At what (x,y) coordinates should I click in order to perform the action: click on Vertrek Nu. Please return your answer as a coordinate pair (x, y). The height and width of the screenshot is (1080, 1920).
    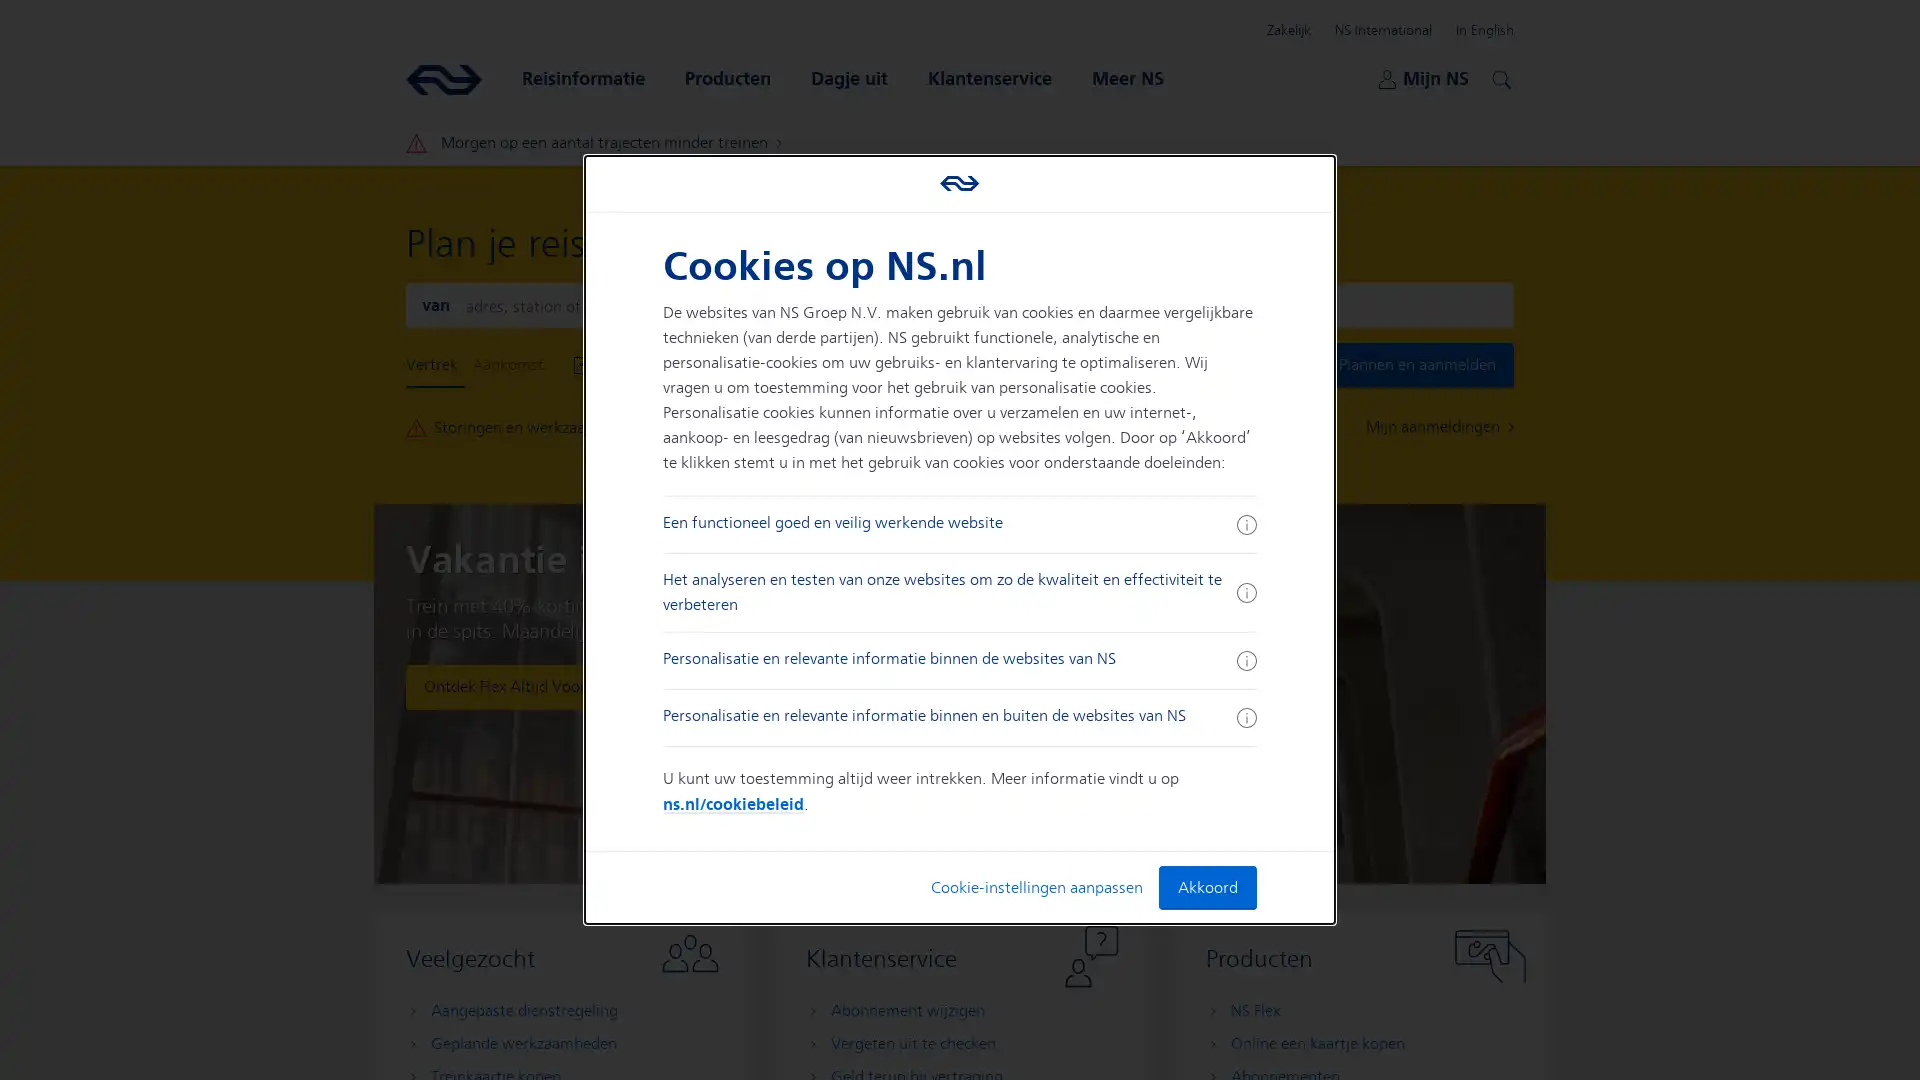
    Looking at the image, I should click on (830, 365).